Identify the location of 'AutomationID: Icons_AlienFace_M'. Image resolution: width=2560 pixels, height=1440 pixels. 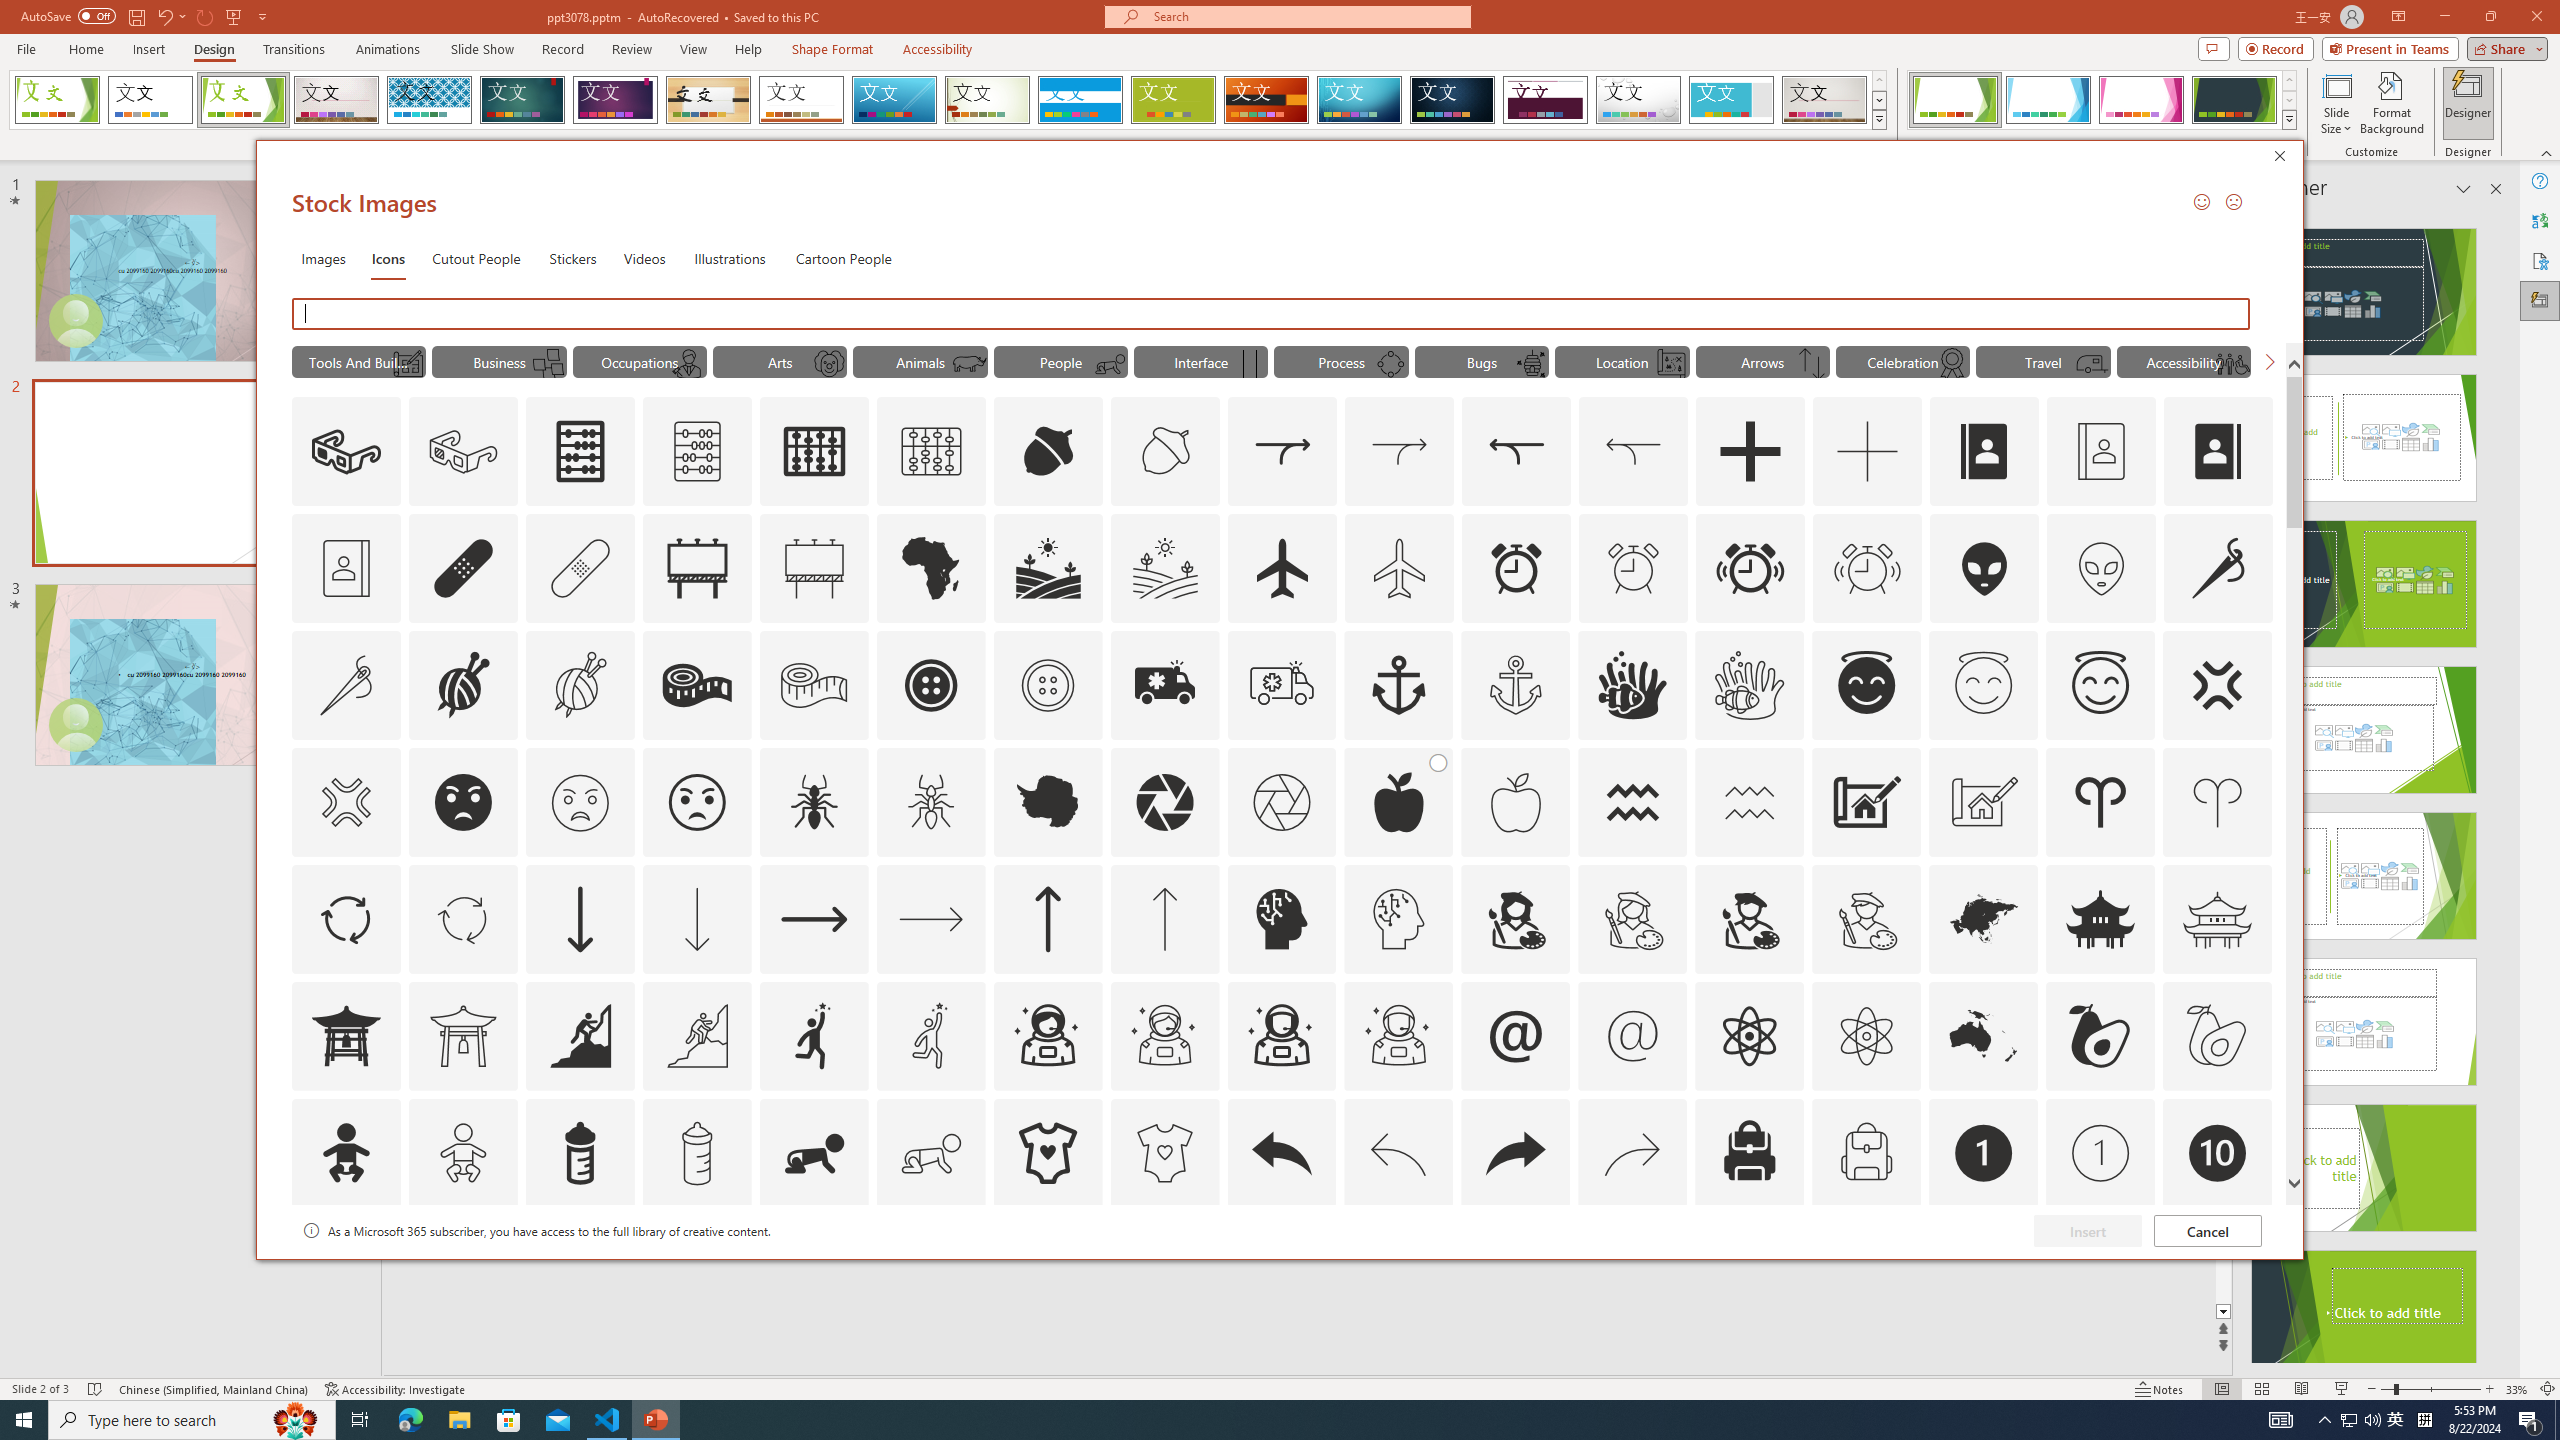
(2100, 567).